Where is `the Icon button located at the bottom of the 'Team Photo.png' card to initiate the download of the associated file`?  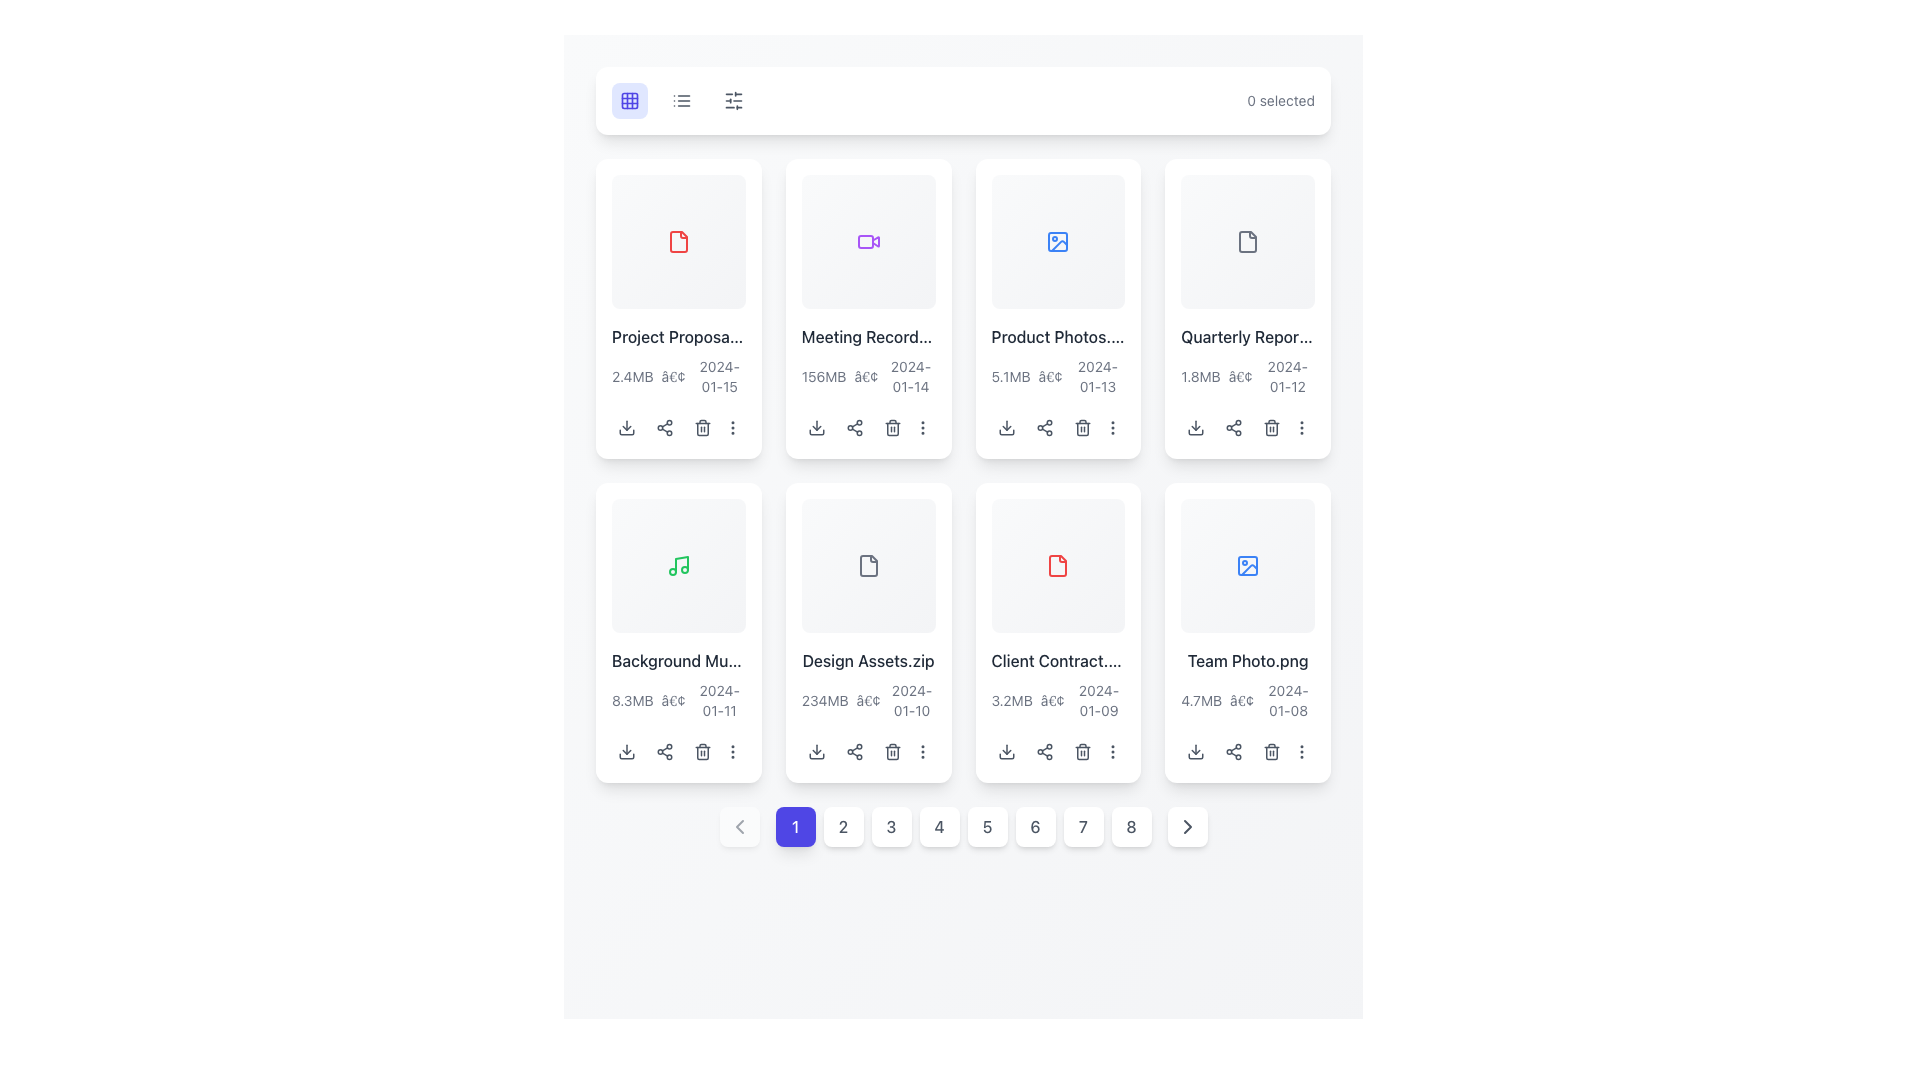
the Icon button located at the bottom of the 'Team Photo.png' card to initiate the download of the associated file is located at coordinates (1196, 751).